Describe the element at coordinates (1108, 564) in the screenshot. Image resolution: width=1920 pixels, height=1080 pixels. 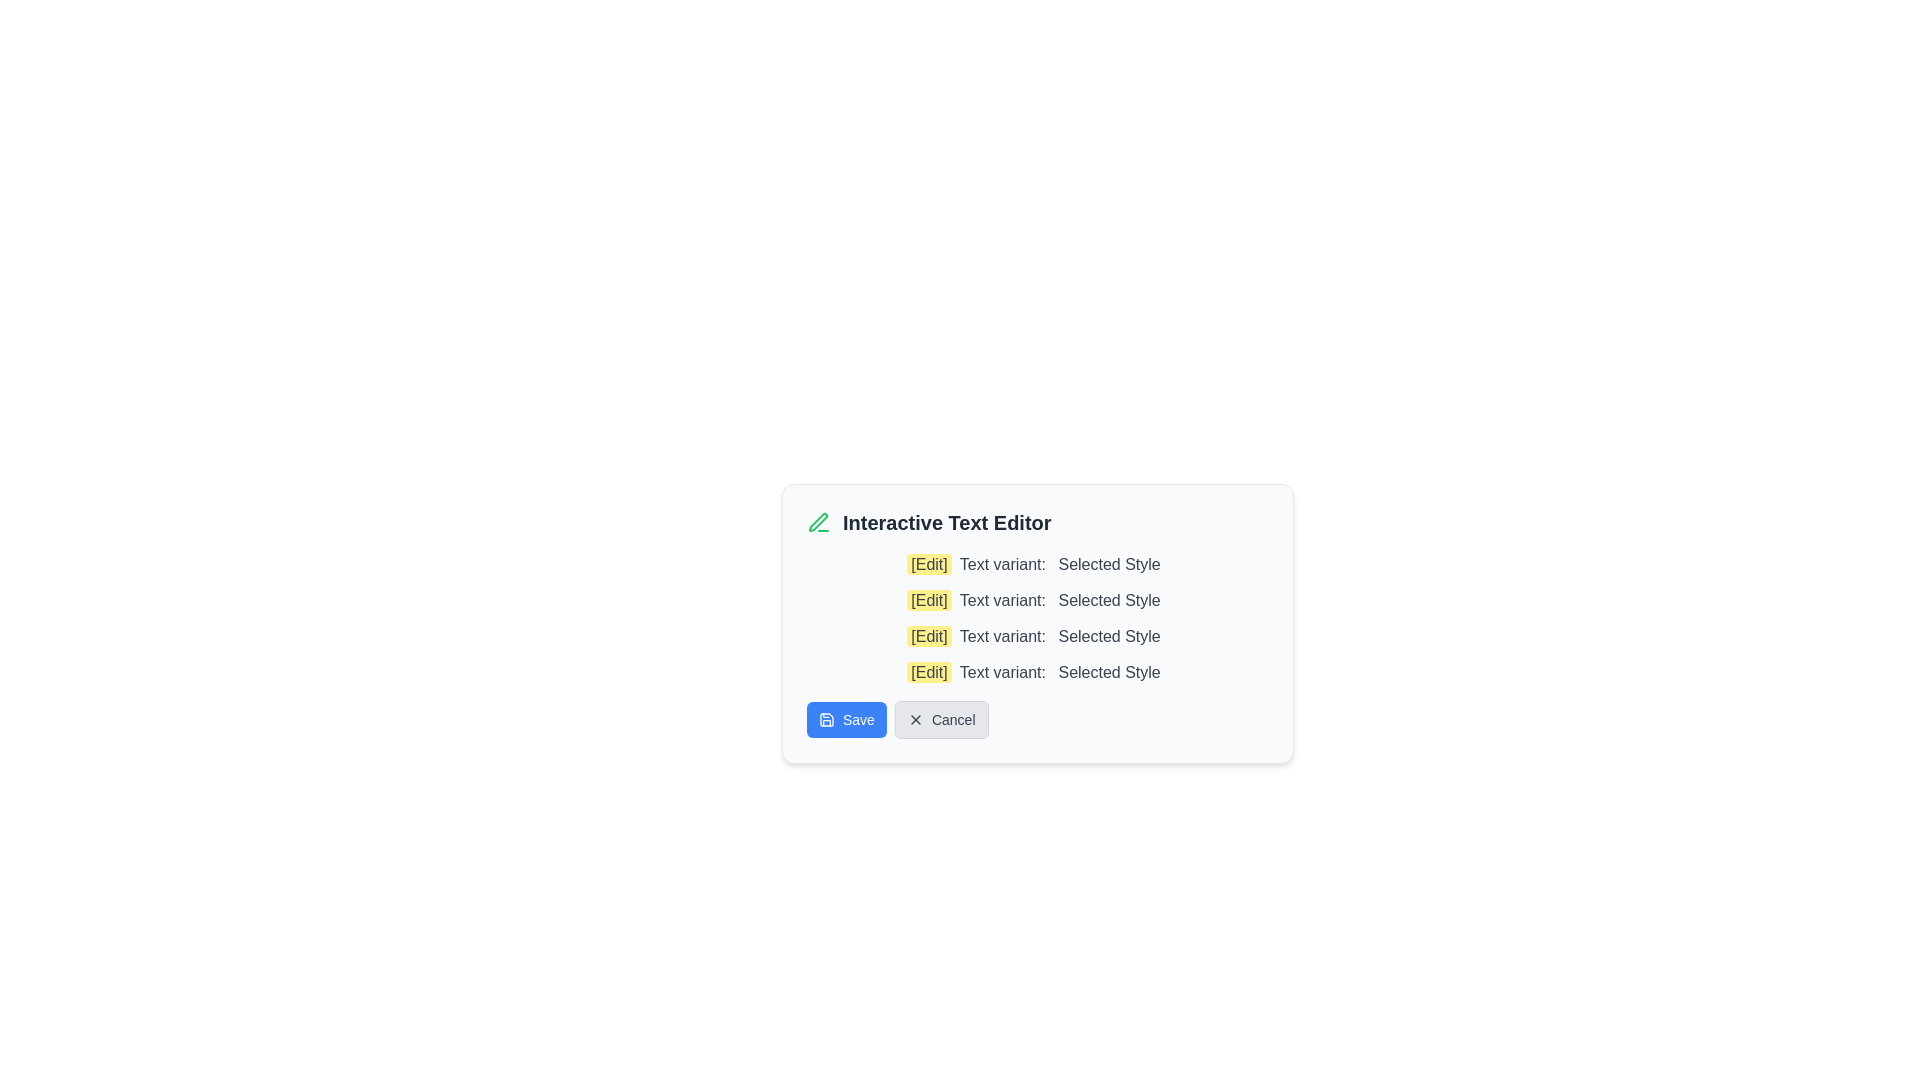
I see `the 'Selected Style' text badge, which is a rectangular label with rounded corners located to the right of the '[Edit]' button in the 'Interactive Text Editor' section` at that location.